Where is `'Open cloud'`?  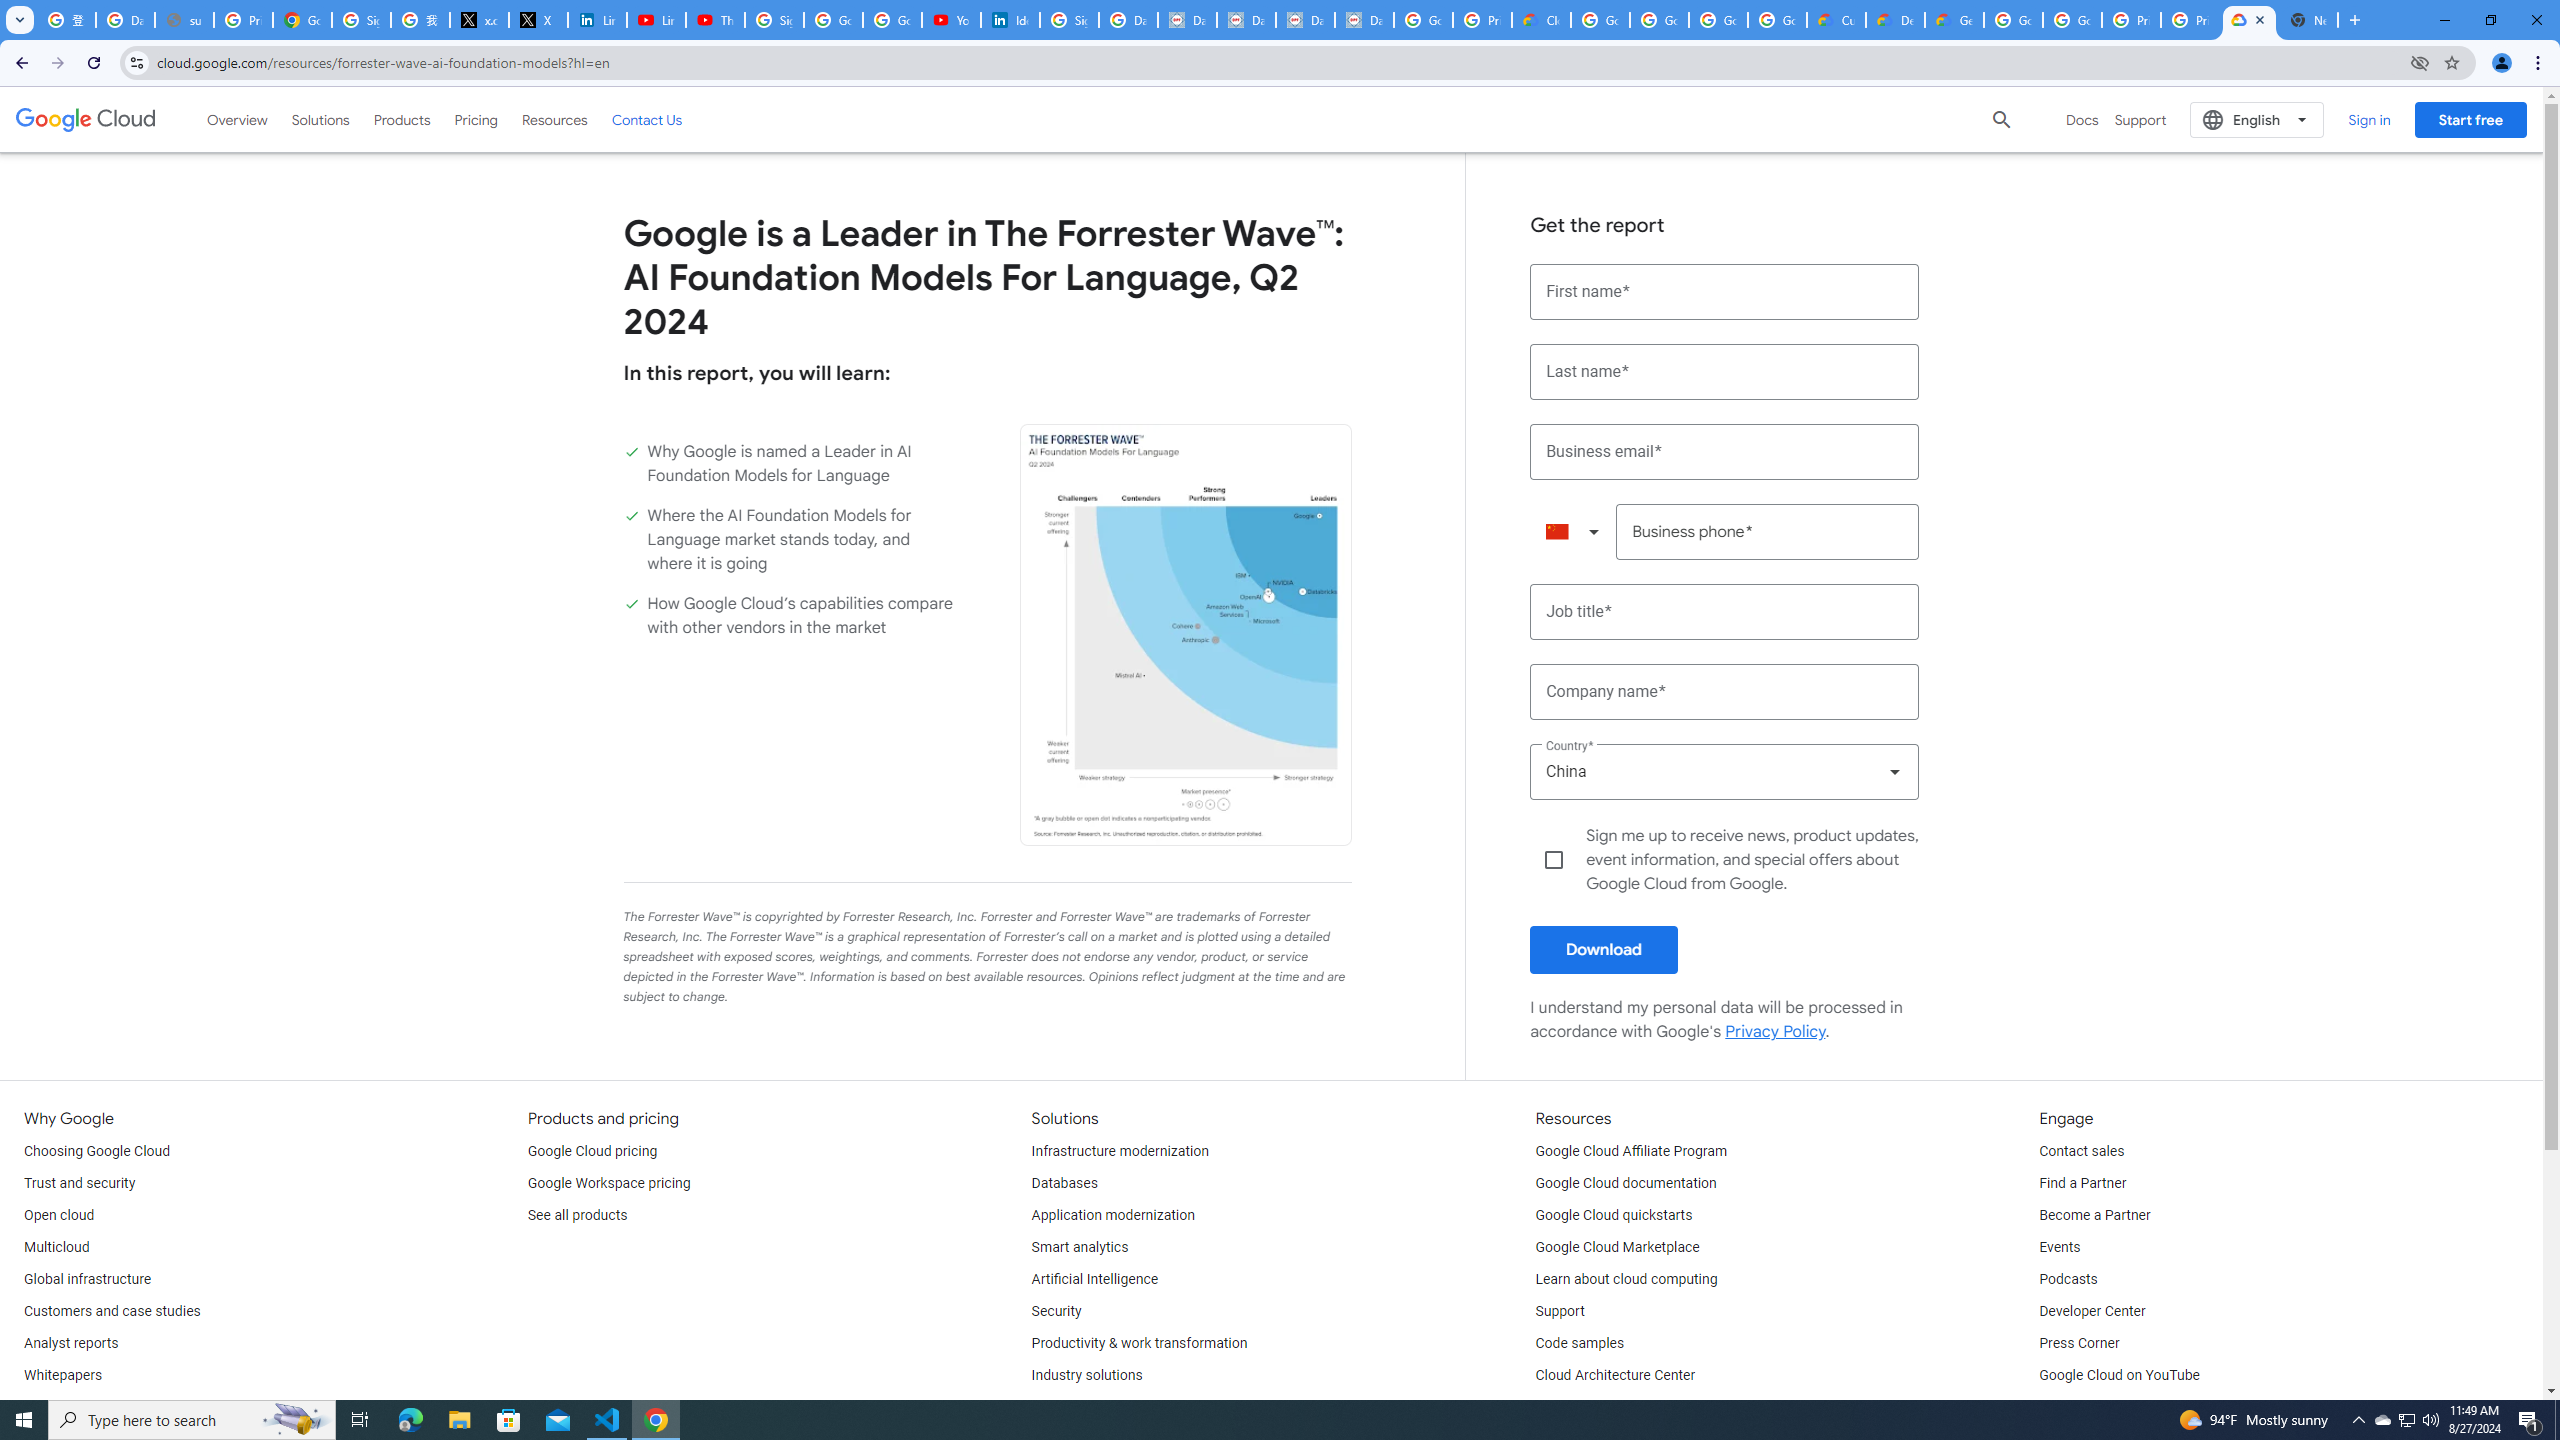 'Open cloud' is located at coordinates (57, 1215).